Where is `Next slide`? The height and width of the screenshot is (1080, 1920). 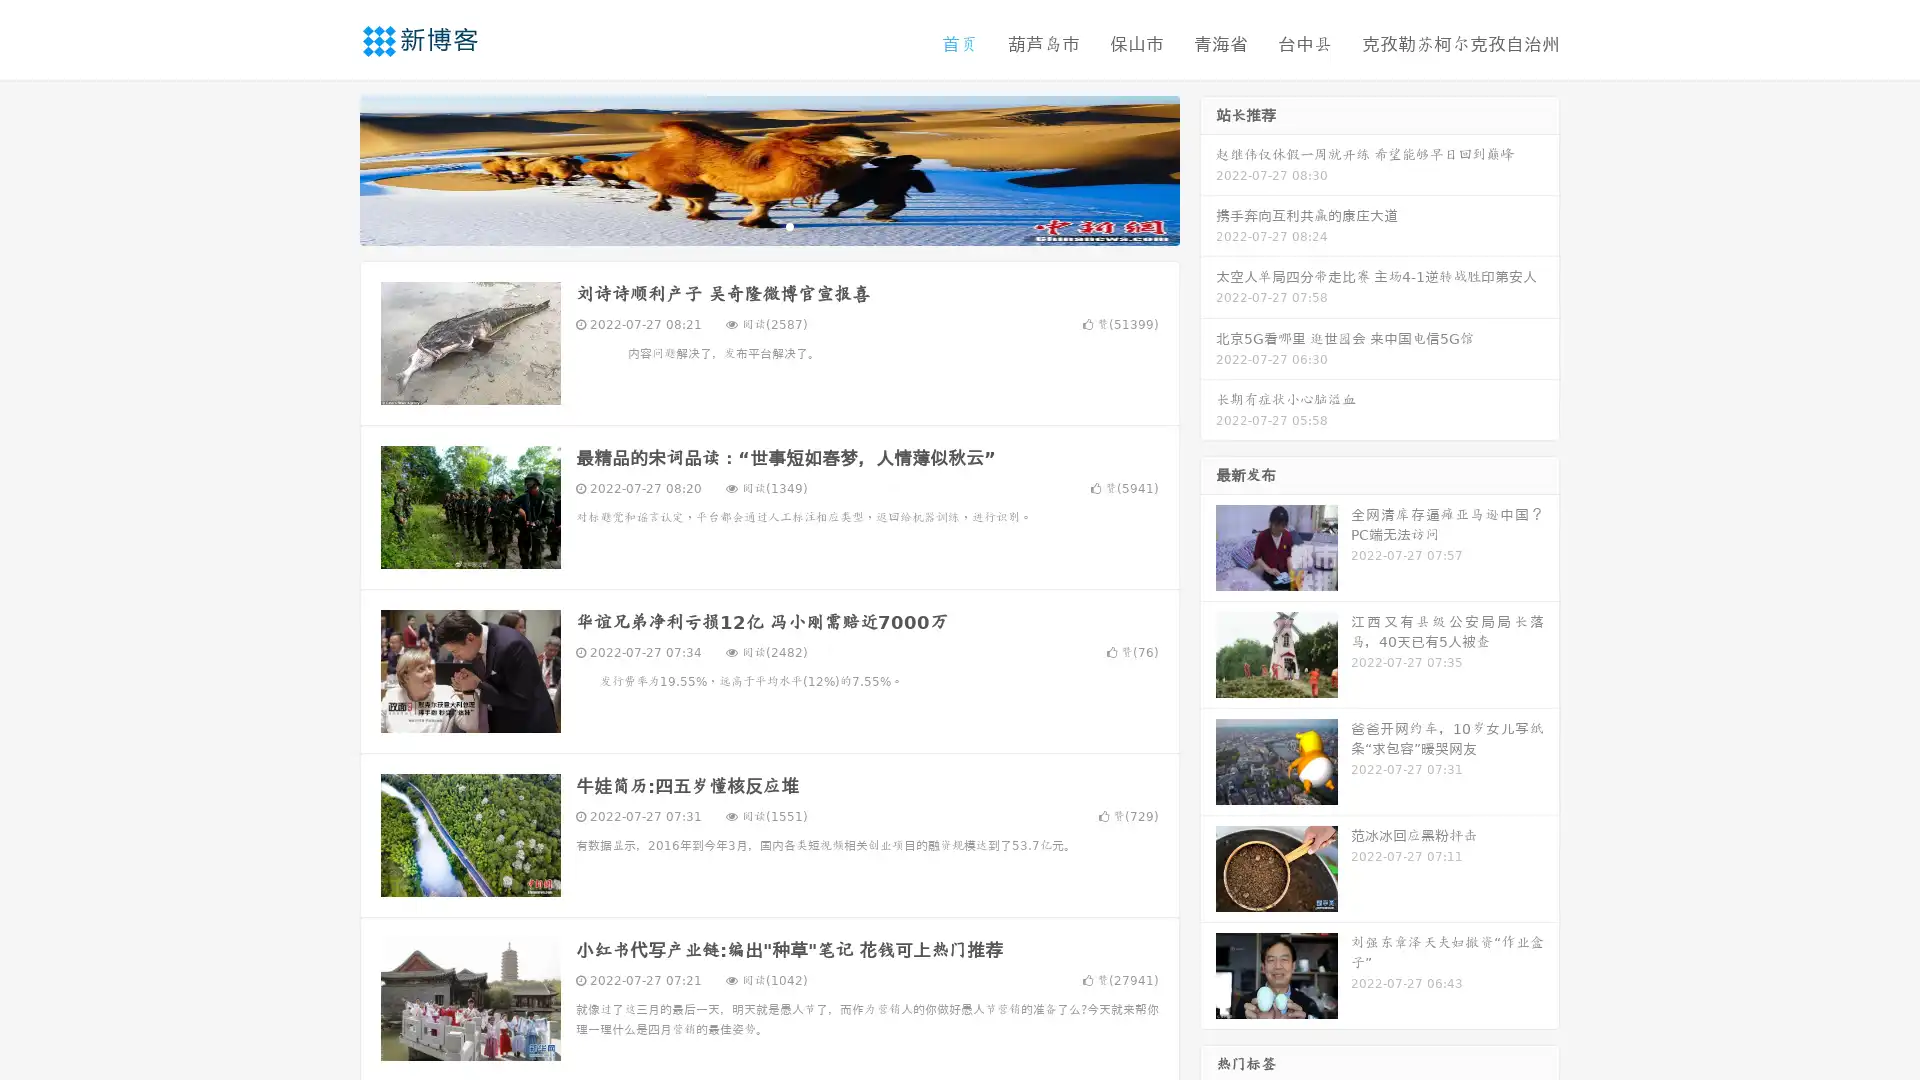
Next slide is located at coordinates (1208, 168).